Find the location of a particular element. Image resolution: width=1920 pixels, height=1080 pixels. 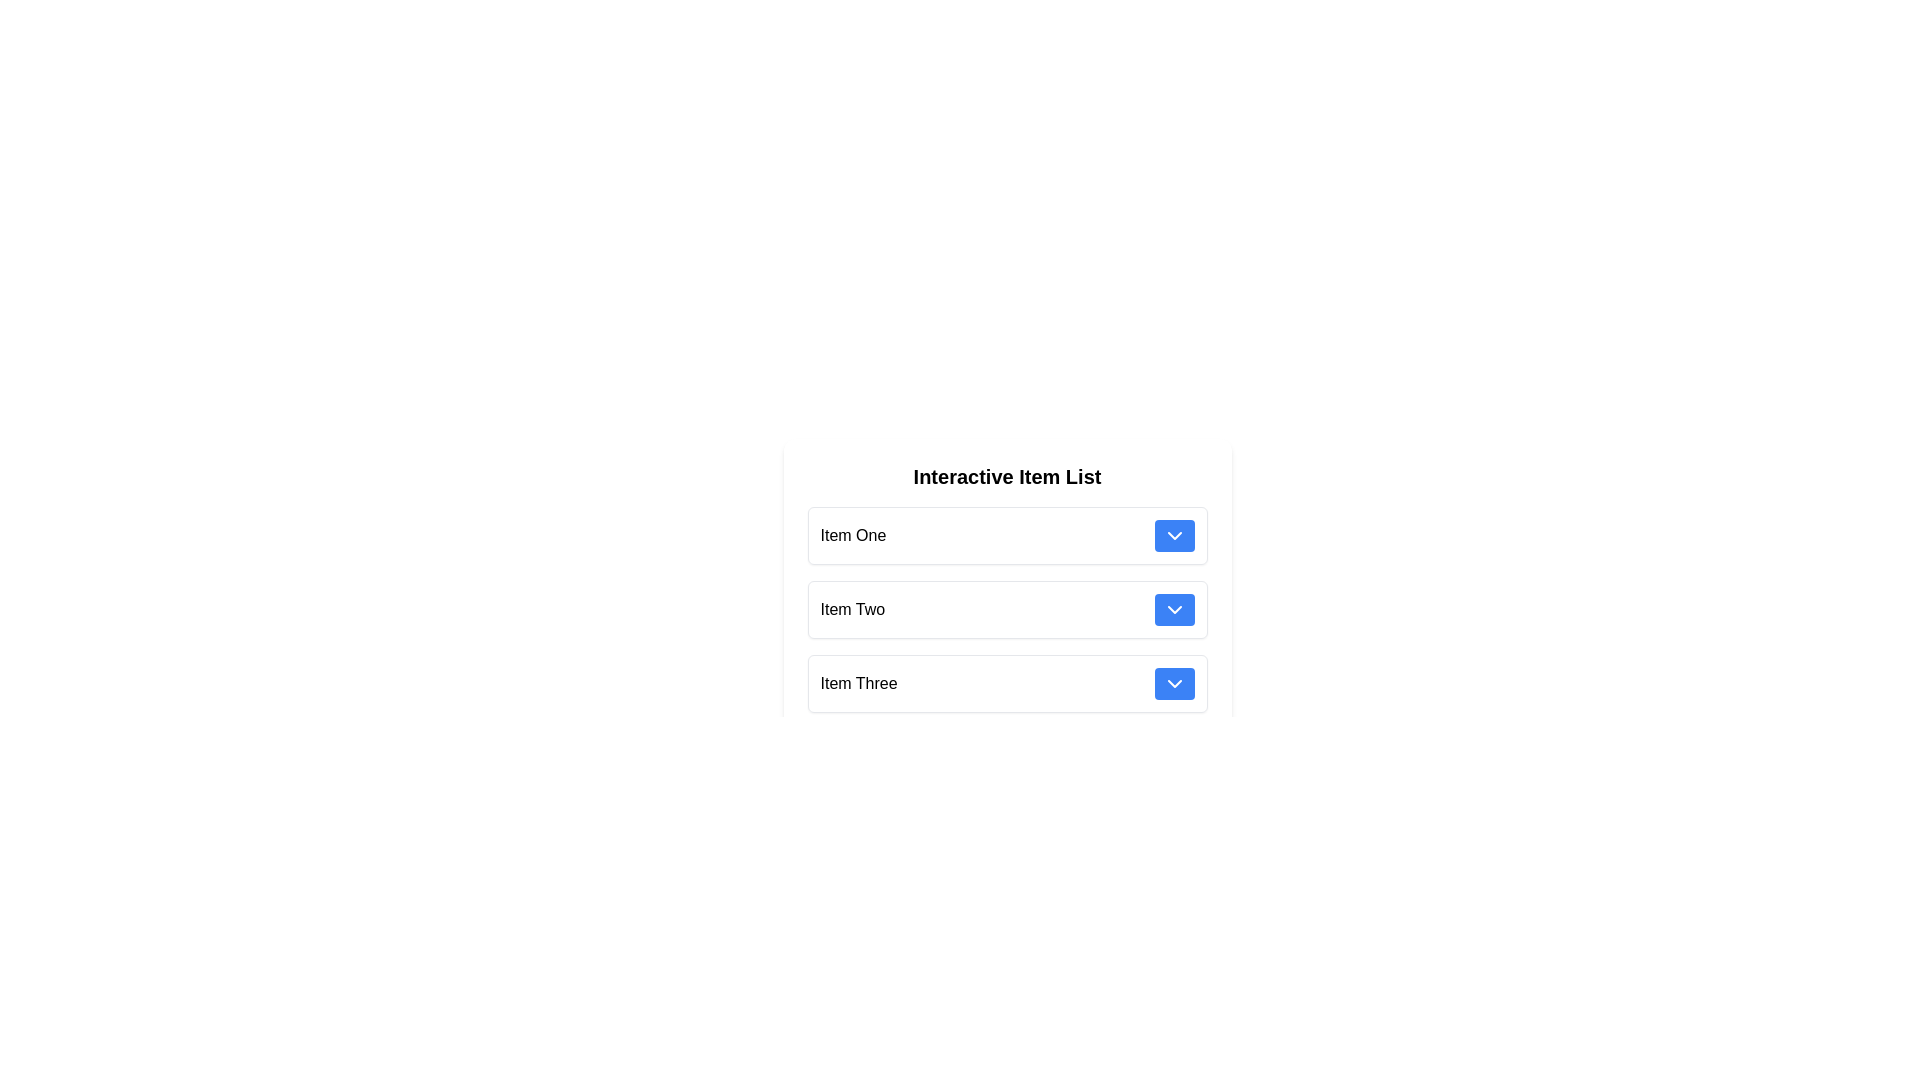

the dropdown icon located to the right of the 'Item One' label in the 'Interactive Item List' is located at coordinates (1174, 535).